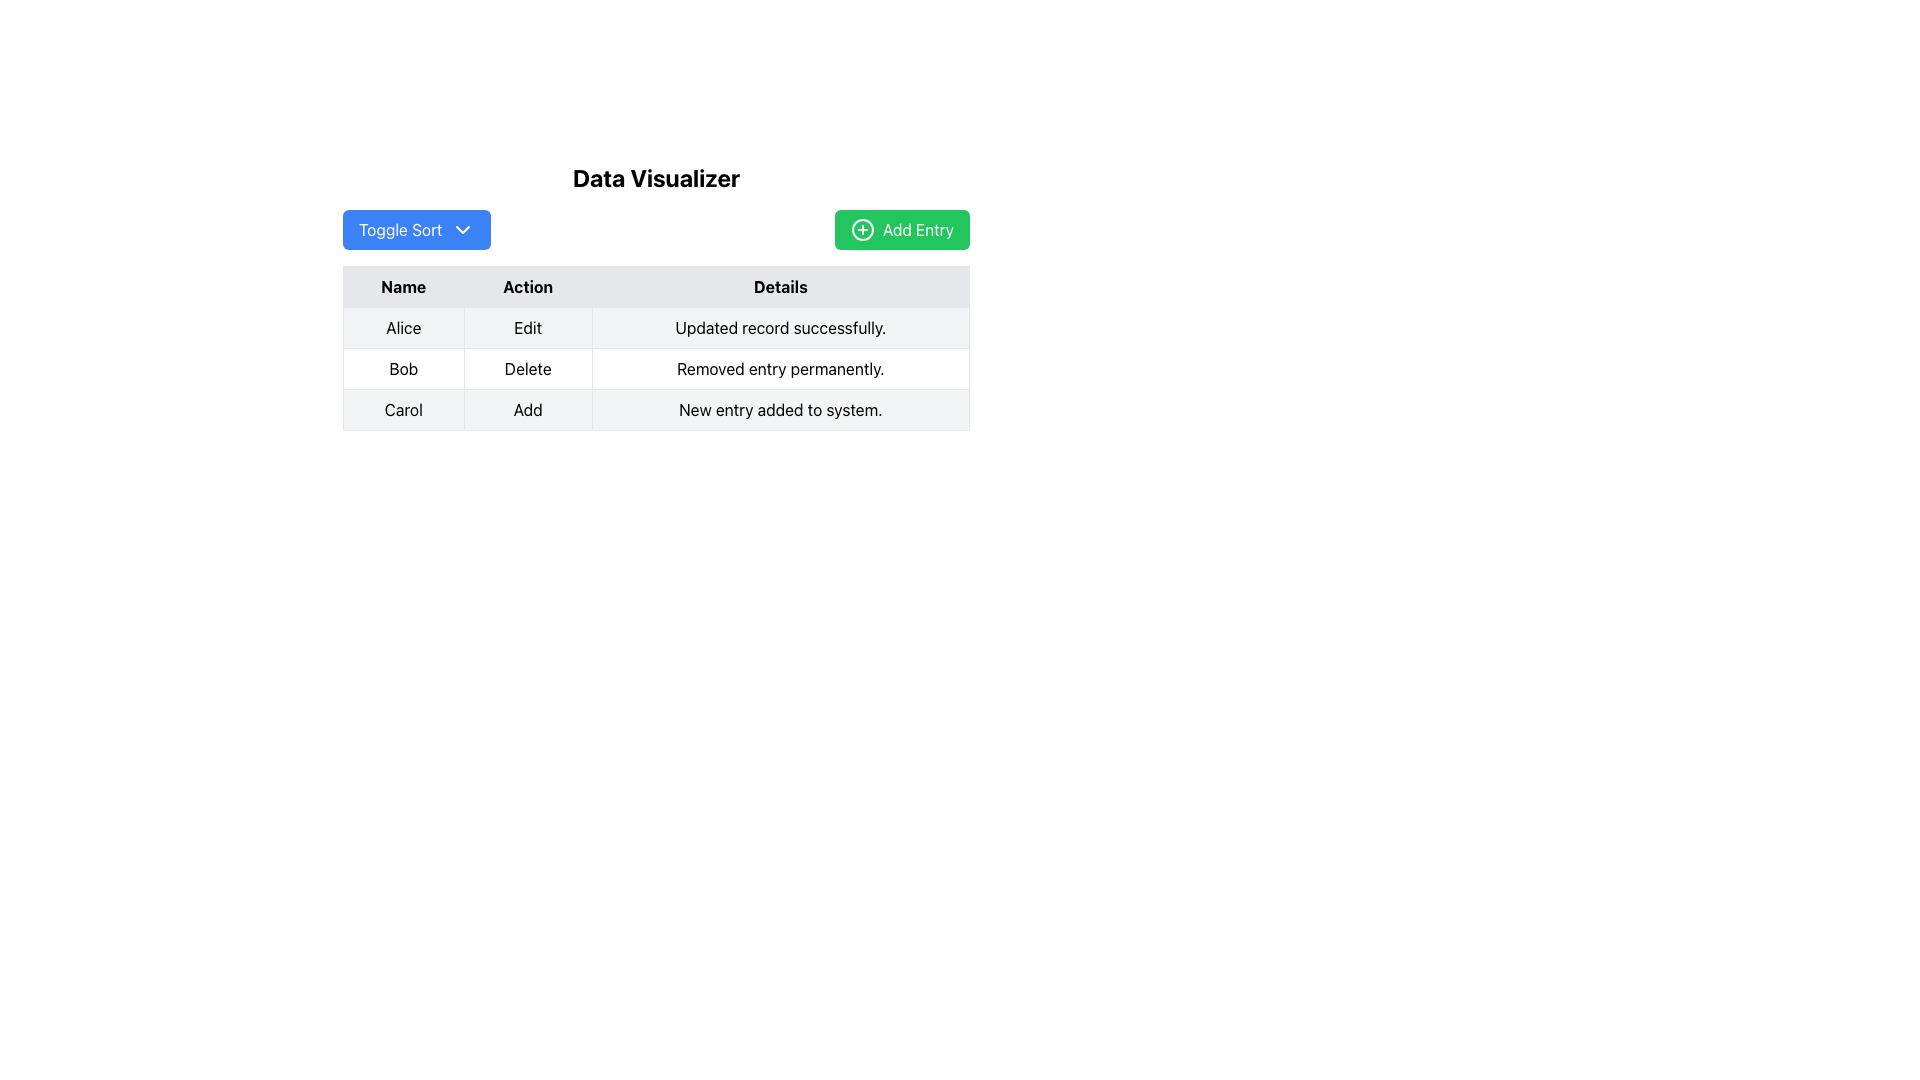 This screenshot has width=1920, height=1080. Describe the element at coordinates (402, 408) in the screenshot. I see `the static text element displaying the name 'Carol' in the first column of the third row of the table under the 'Data Visualizer' header` at that location.